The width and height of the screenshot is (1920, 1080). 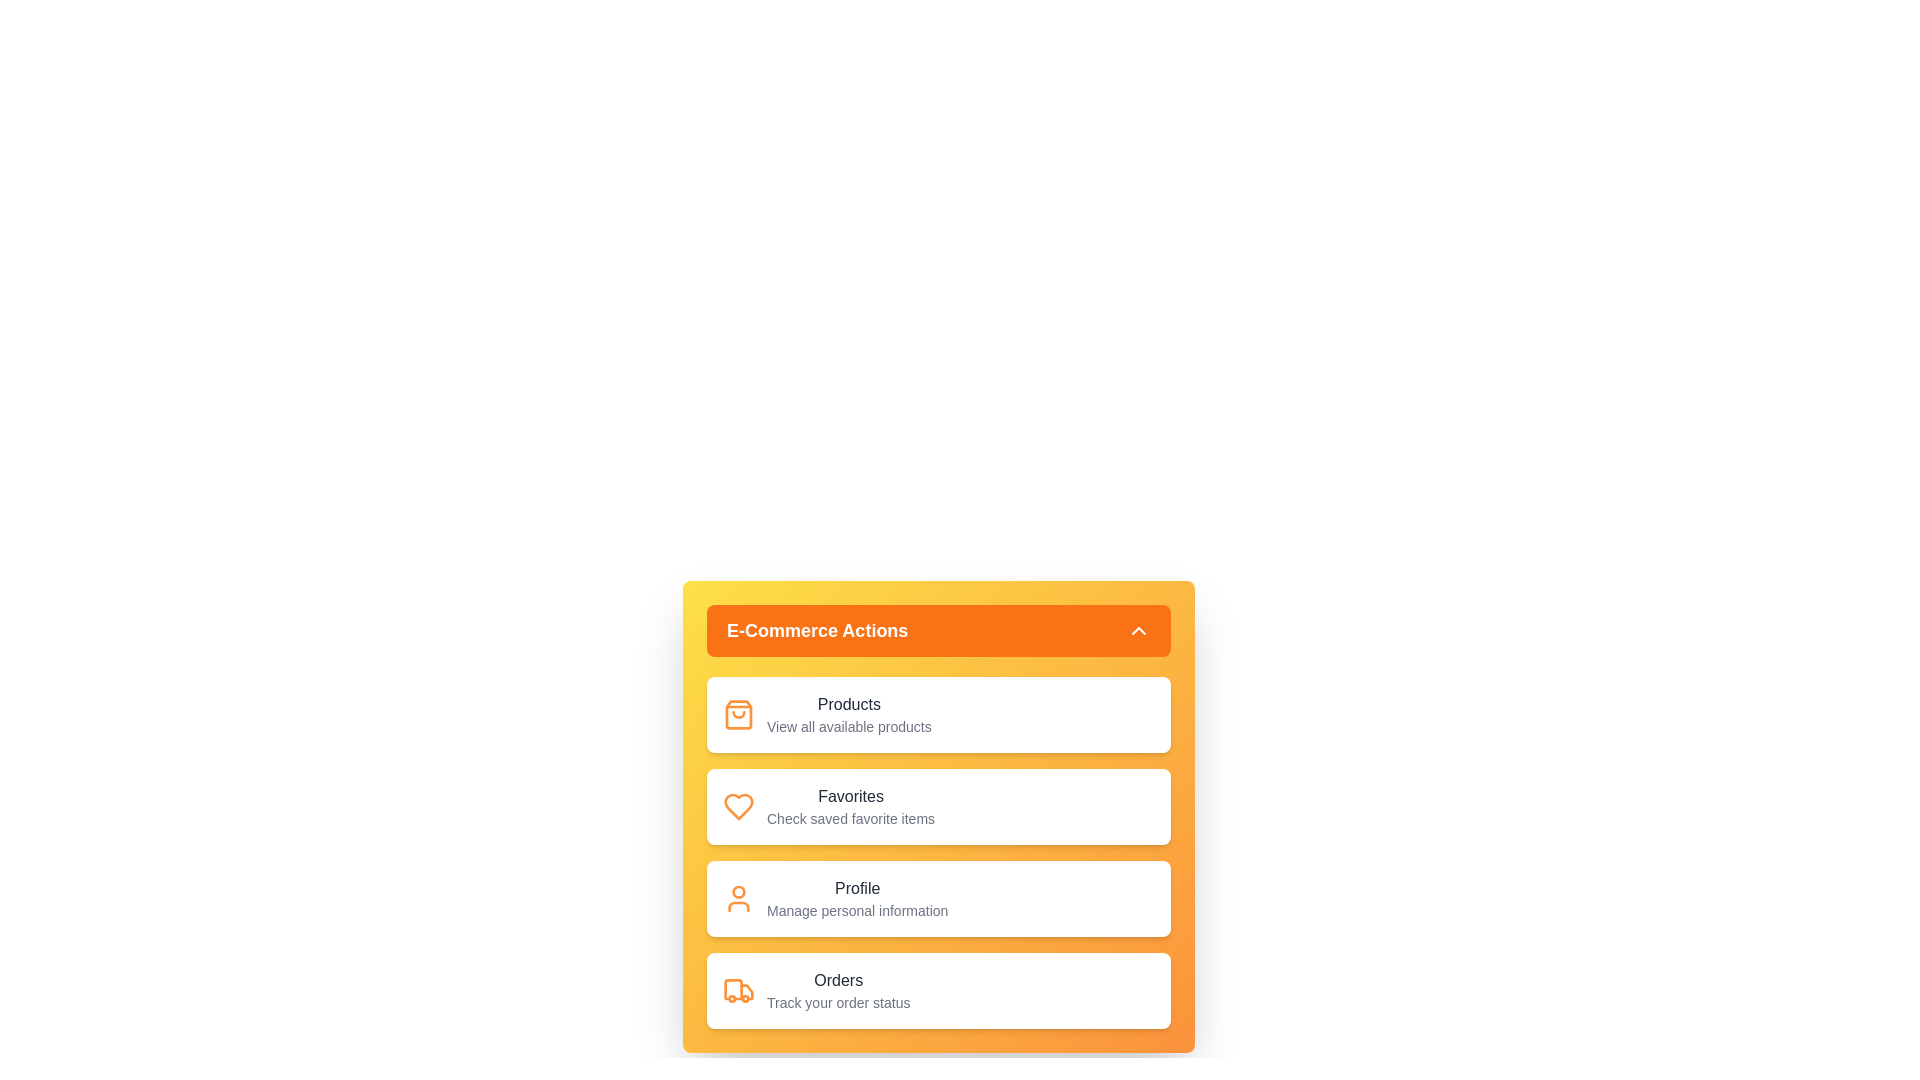 What do you see at coordinates (938, 713) in the screenshot?
I see `the menu item Products to reveal its details` at bounding box center [938, 713].